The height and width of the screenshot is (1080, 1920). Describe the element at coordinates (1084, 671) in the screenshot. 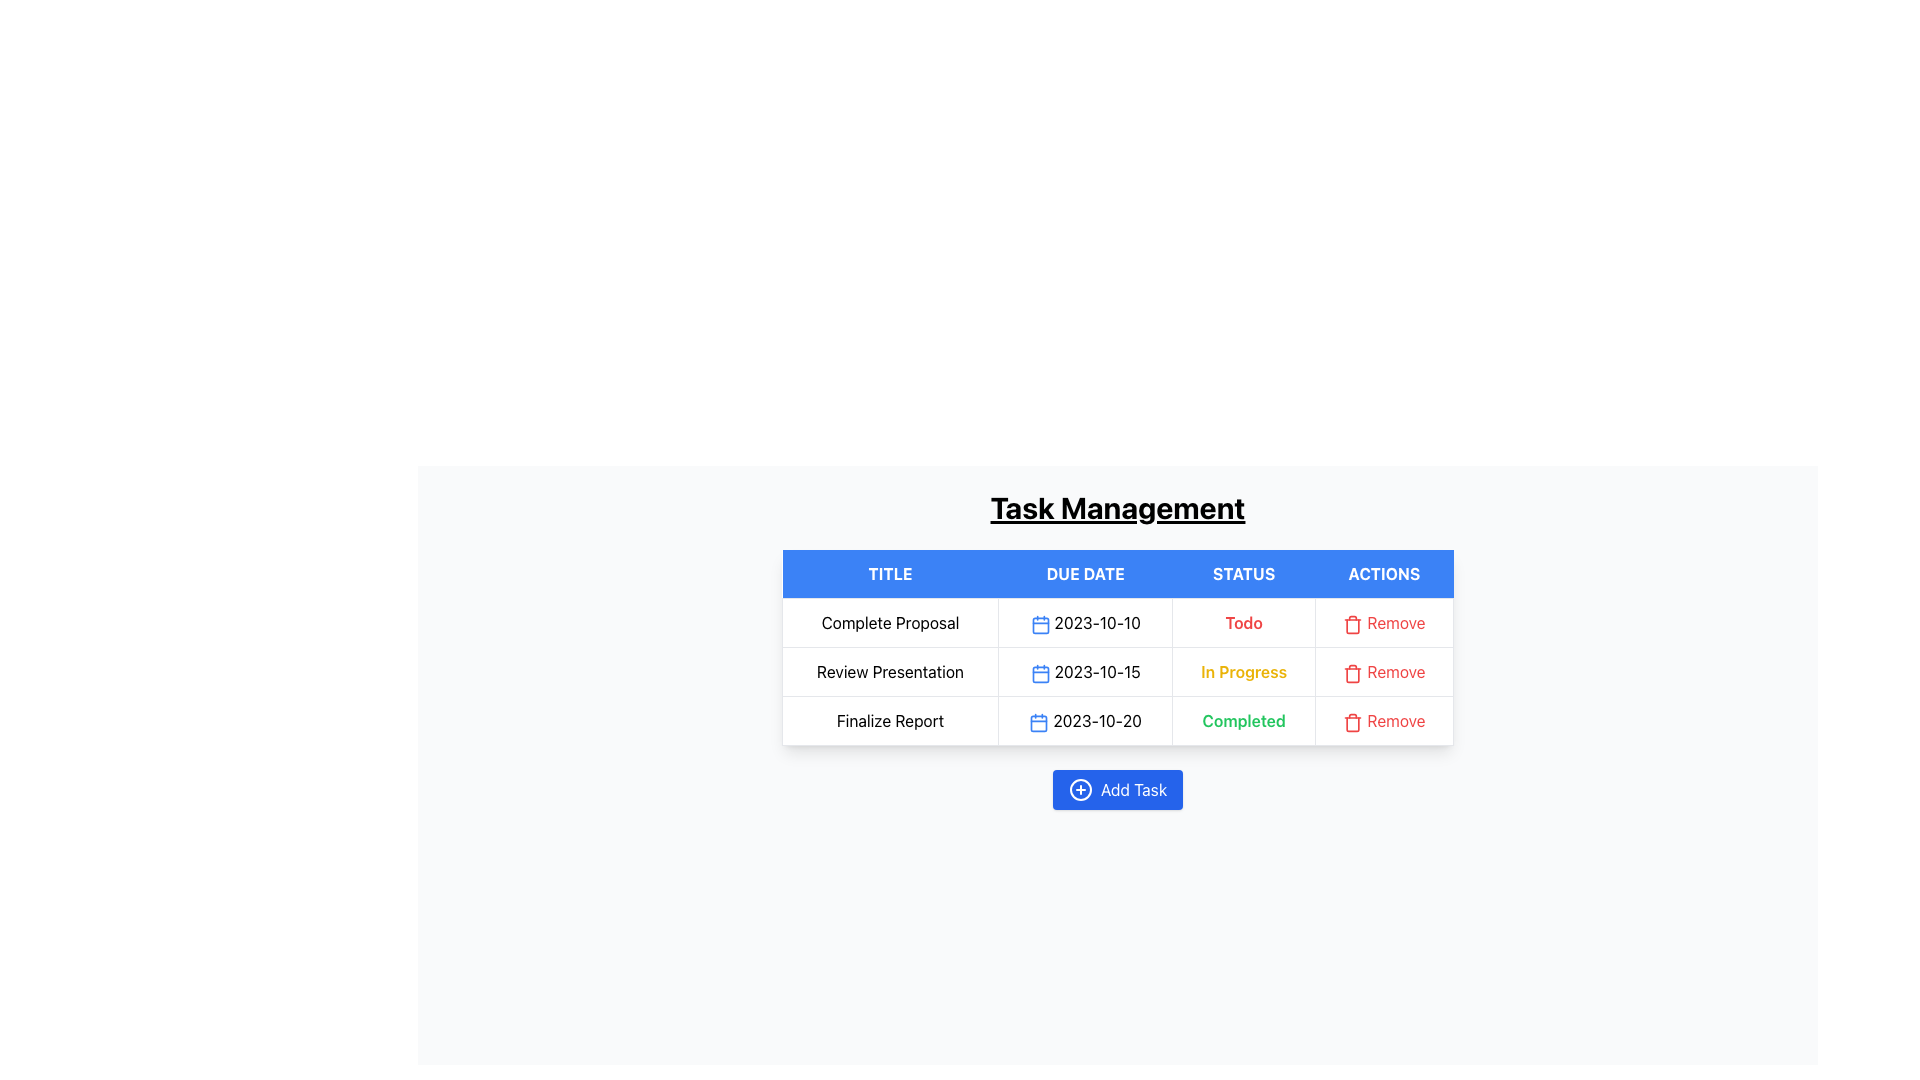

I see `the Label displaying the due date of the task, located in the second column of the second row in the table under the header 'DUE DATE'` at that location.